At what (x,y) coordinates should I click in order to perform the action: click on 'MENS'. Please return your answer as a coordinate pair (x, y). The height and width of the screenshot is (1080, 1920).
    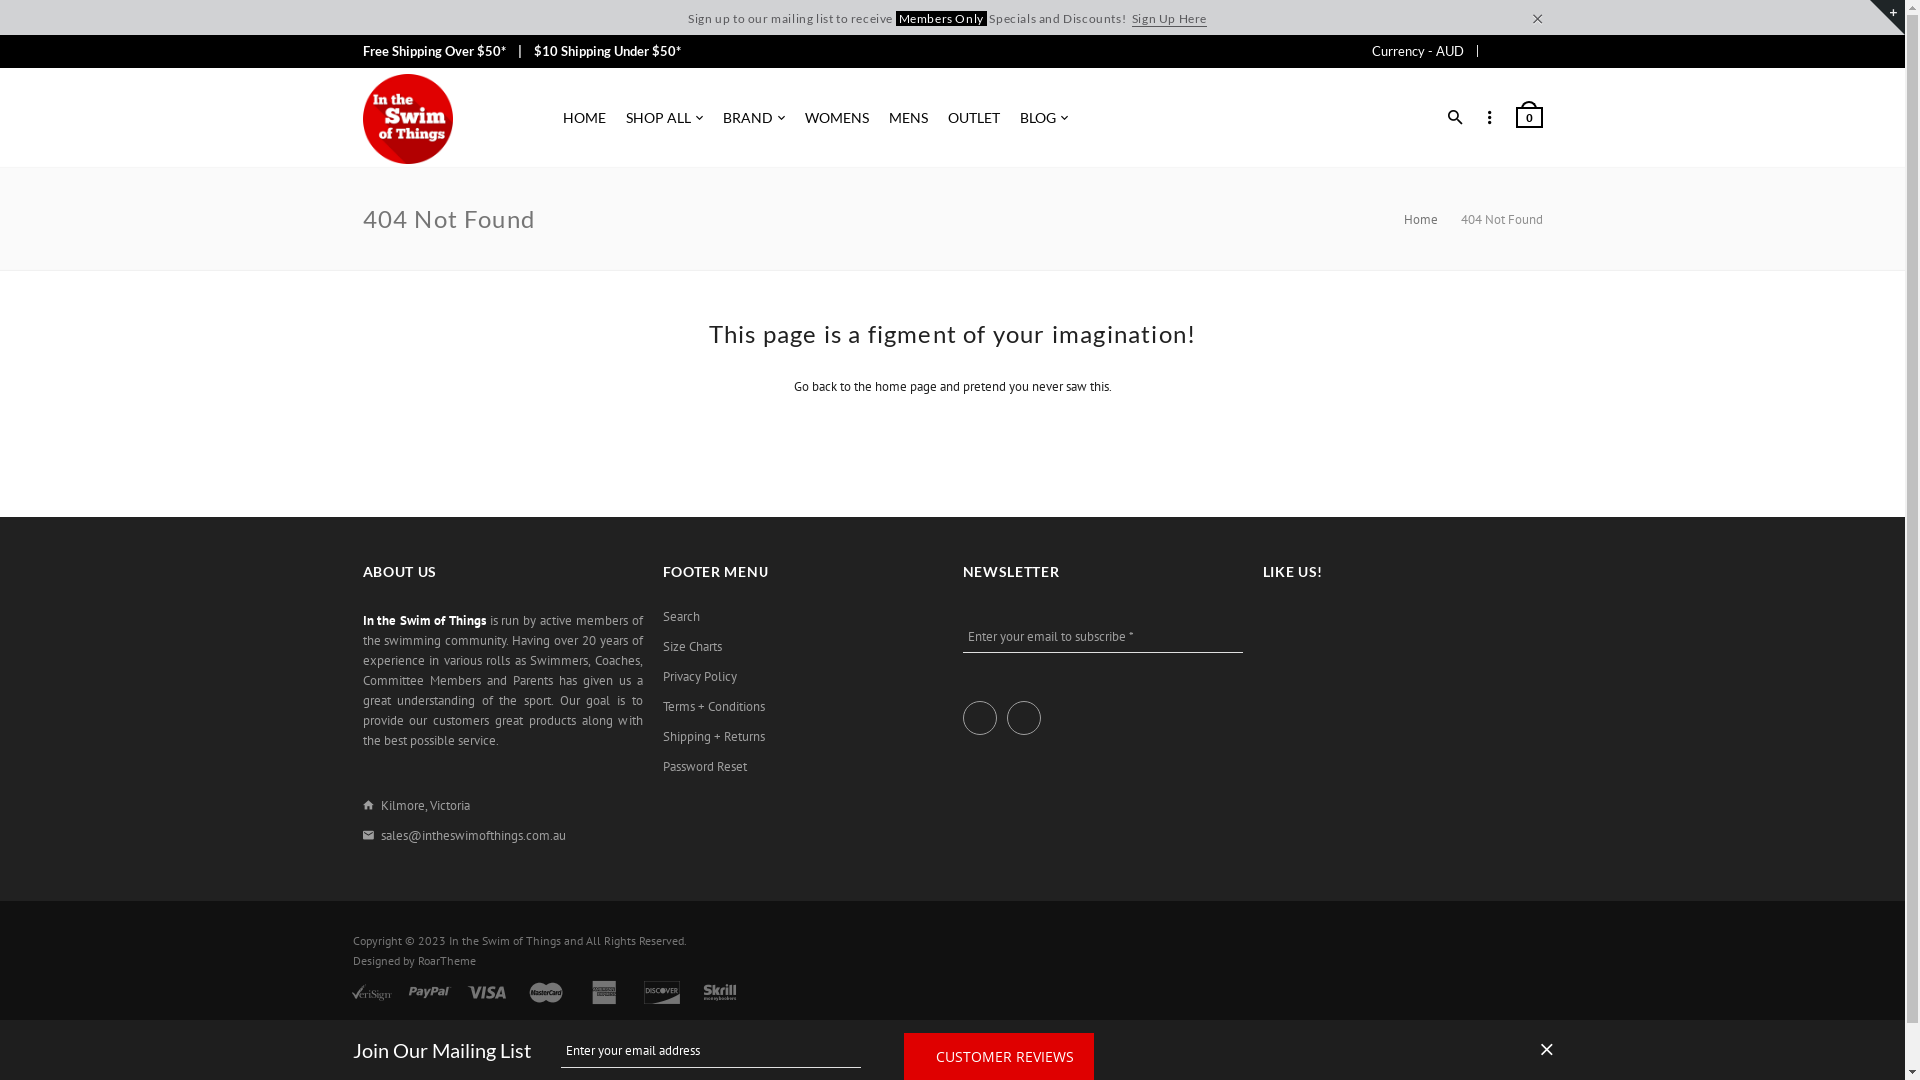
    Looking at the image, I should click on (906, 118).